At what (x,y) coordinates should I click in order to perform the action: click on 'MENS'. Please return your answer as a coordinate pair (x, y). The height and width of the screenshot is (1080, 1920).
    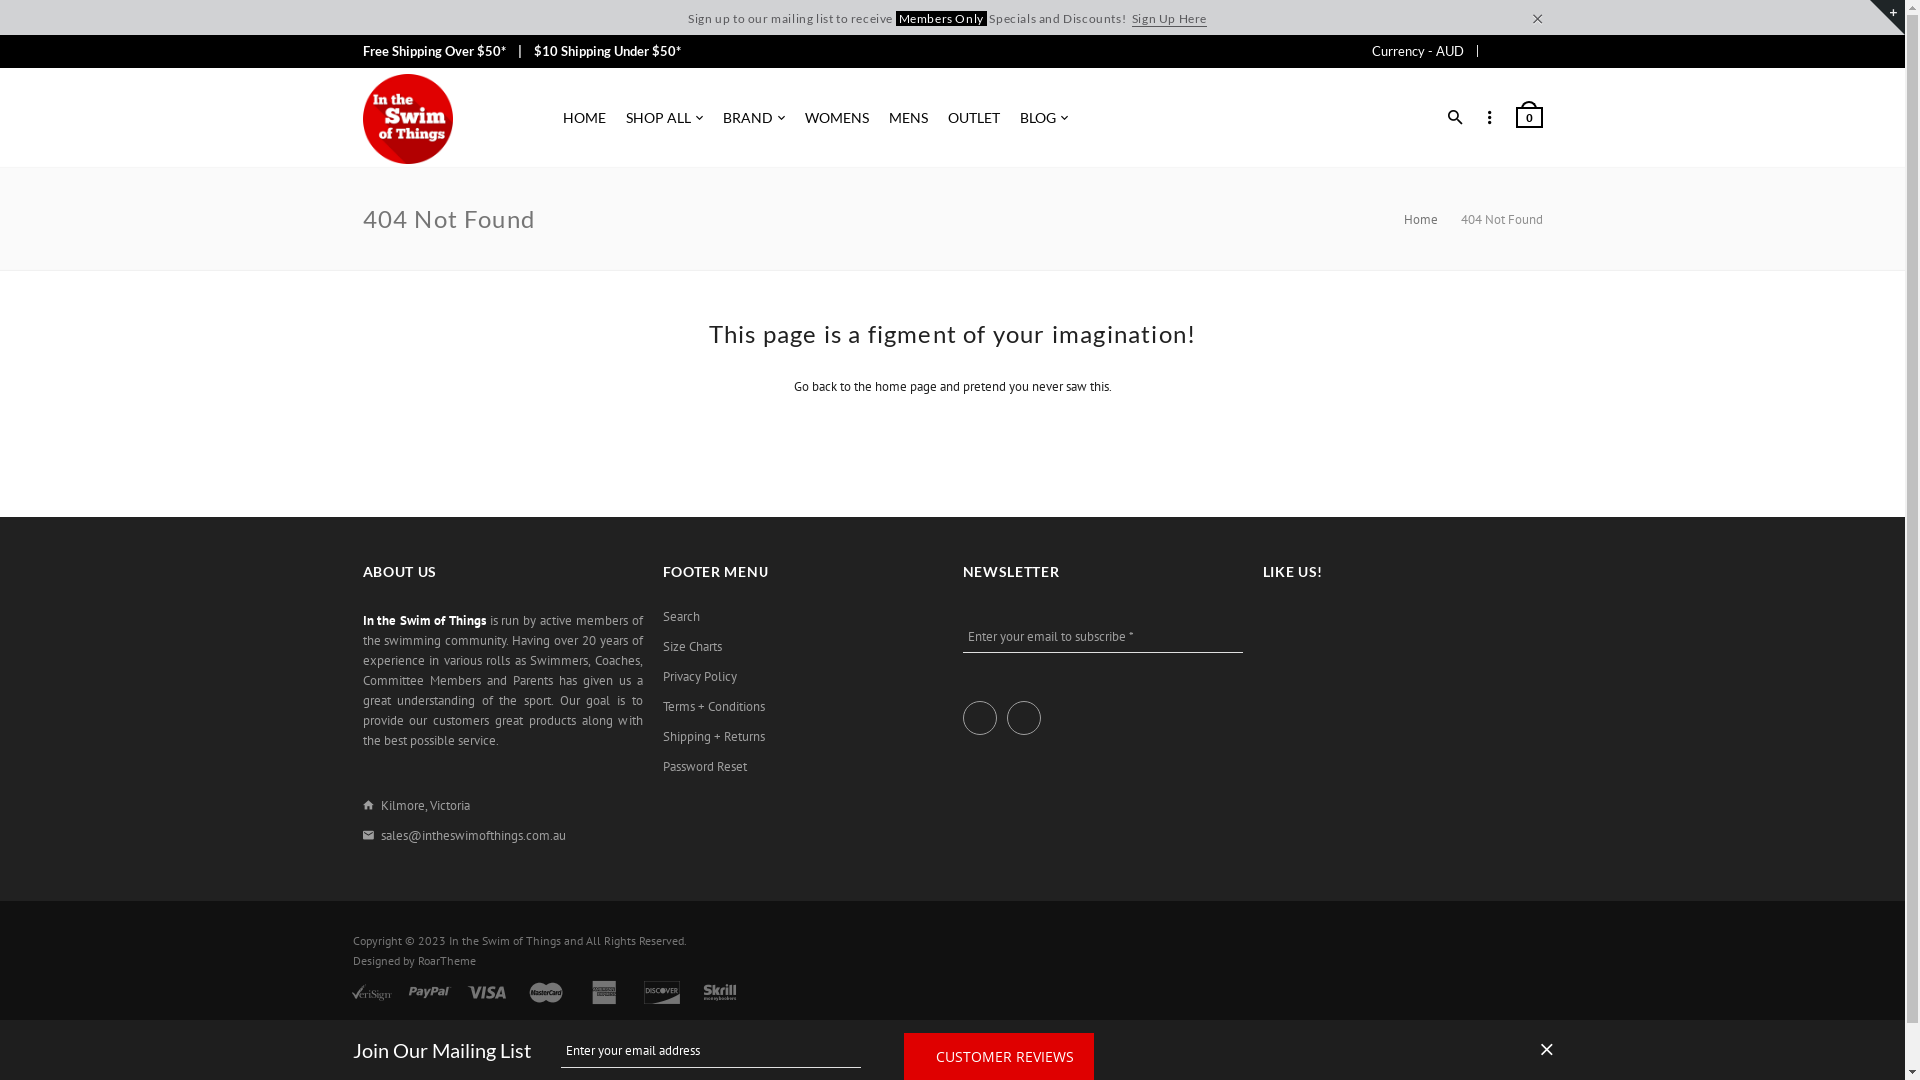
    Looking at the image, I should click on (906, 118).